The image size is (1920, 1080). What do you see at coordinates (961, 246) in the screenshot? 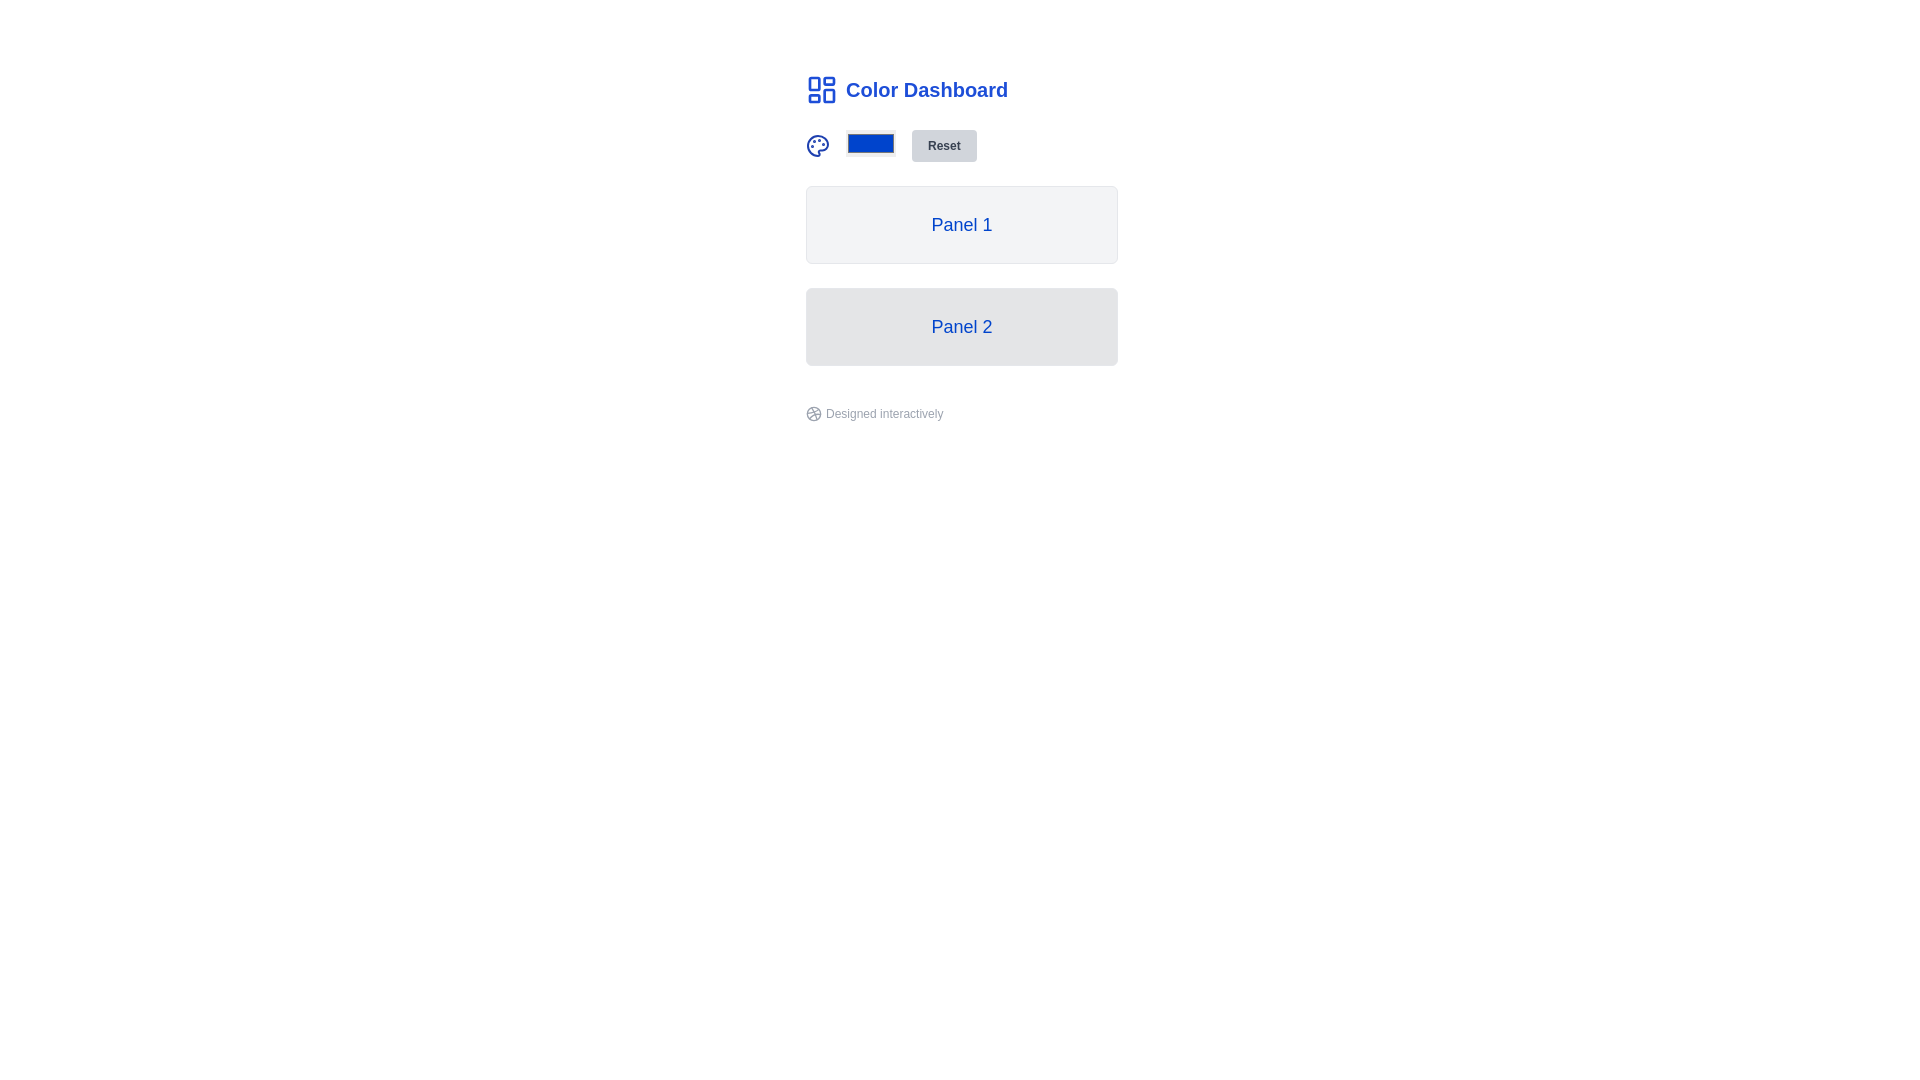
I see `the panel labeled 'Panel 1' which has a light gray background and a bold blue font` at bounding box center [961, 246].